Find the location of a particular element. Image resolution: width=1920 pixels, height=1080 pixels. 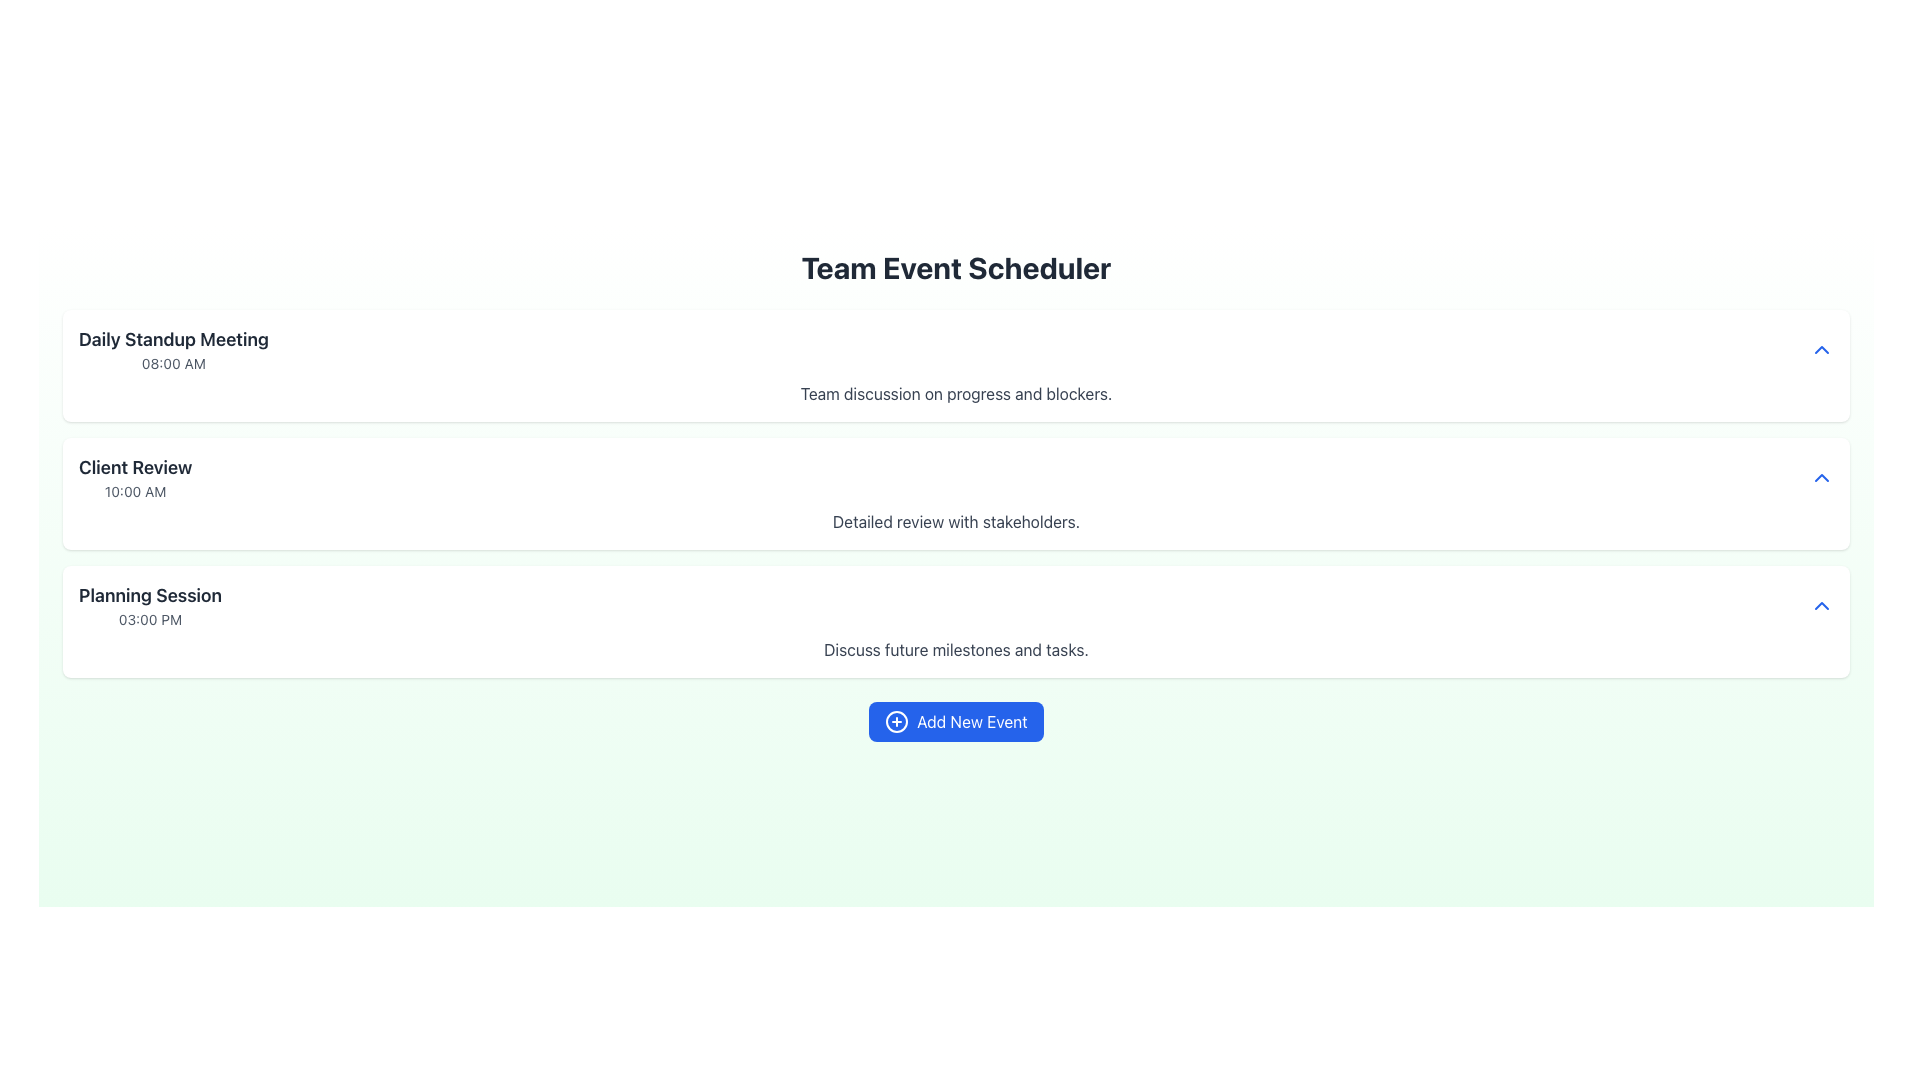

the static plain text label that provides additional detail for the 'Client Review' event at '10:00 AM', located within a white box at the bottom of the entry is located at coordinates (955, 520).